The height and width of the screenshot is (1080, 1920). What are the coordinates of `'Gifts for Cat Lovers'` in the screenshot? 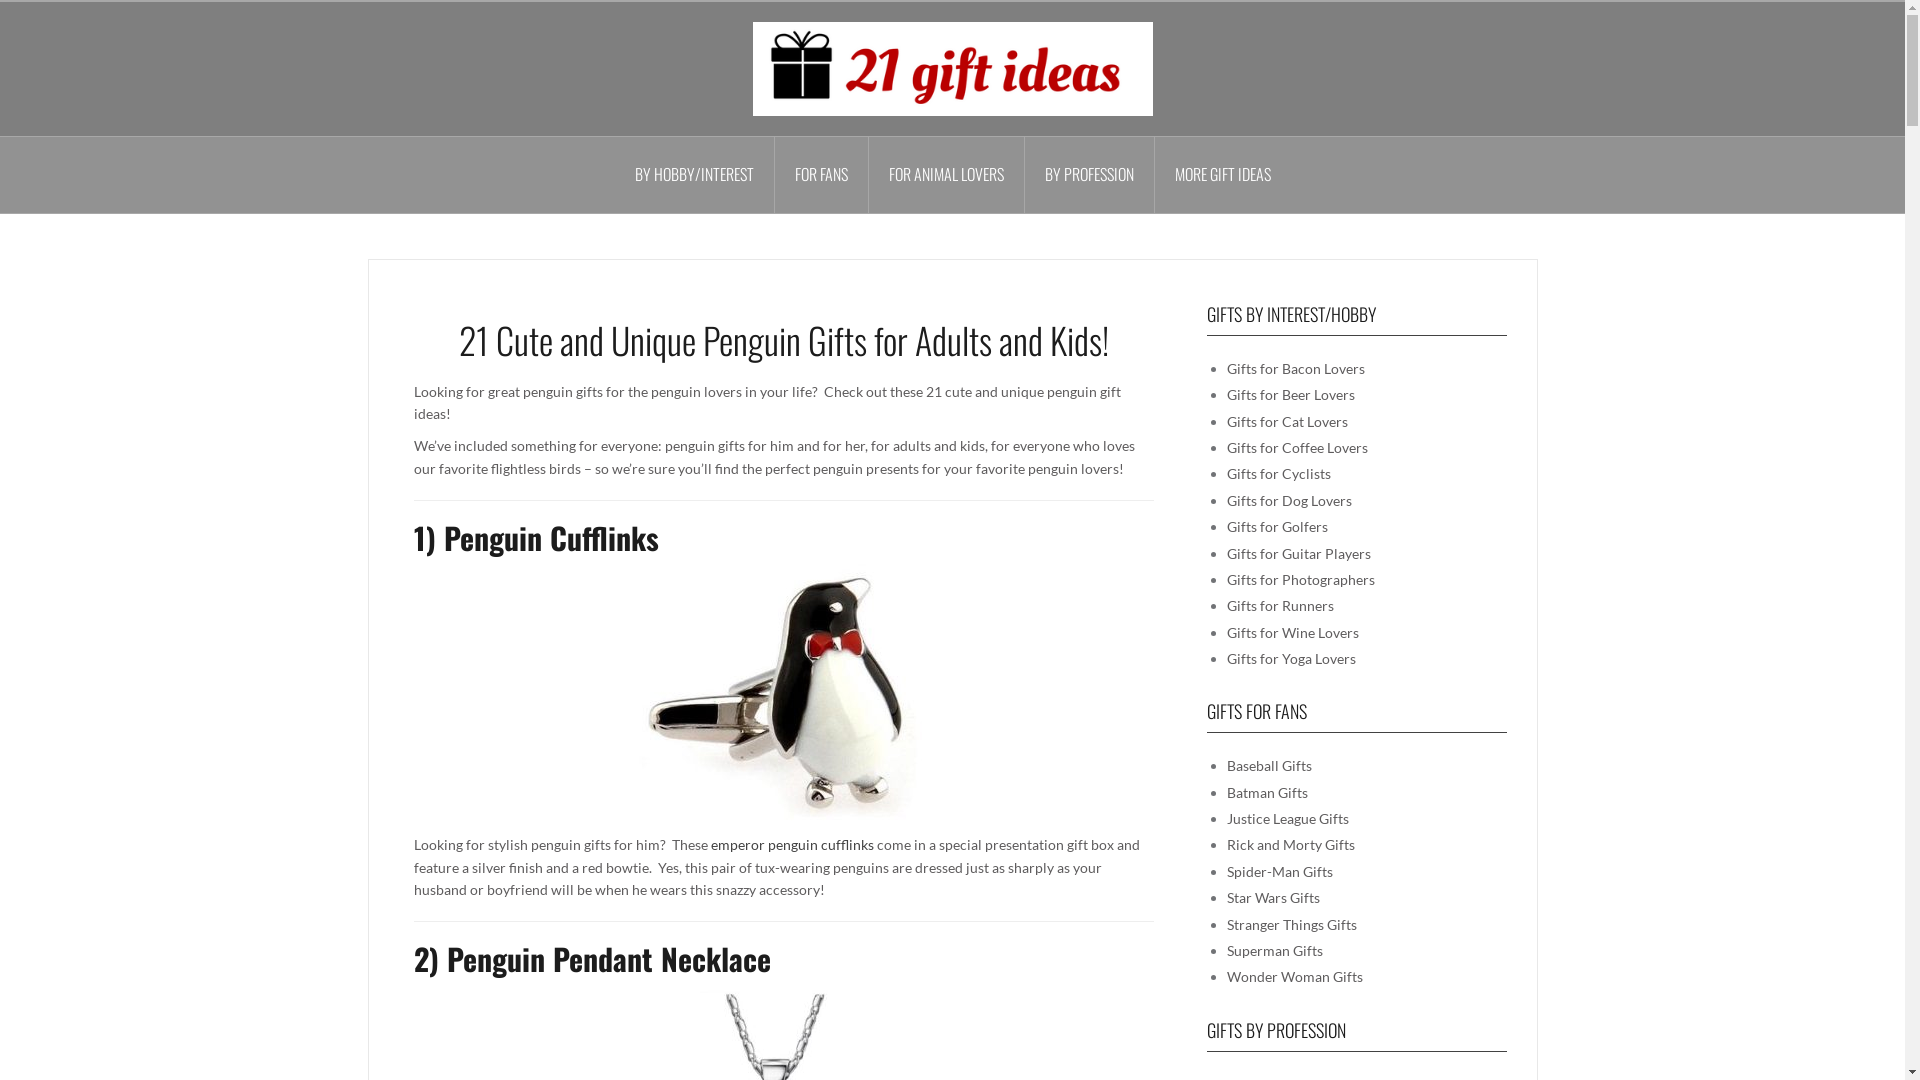 It's located at (1286, 420).